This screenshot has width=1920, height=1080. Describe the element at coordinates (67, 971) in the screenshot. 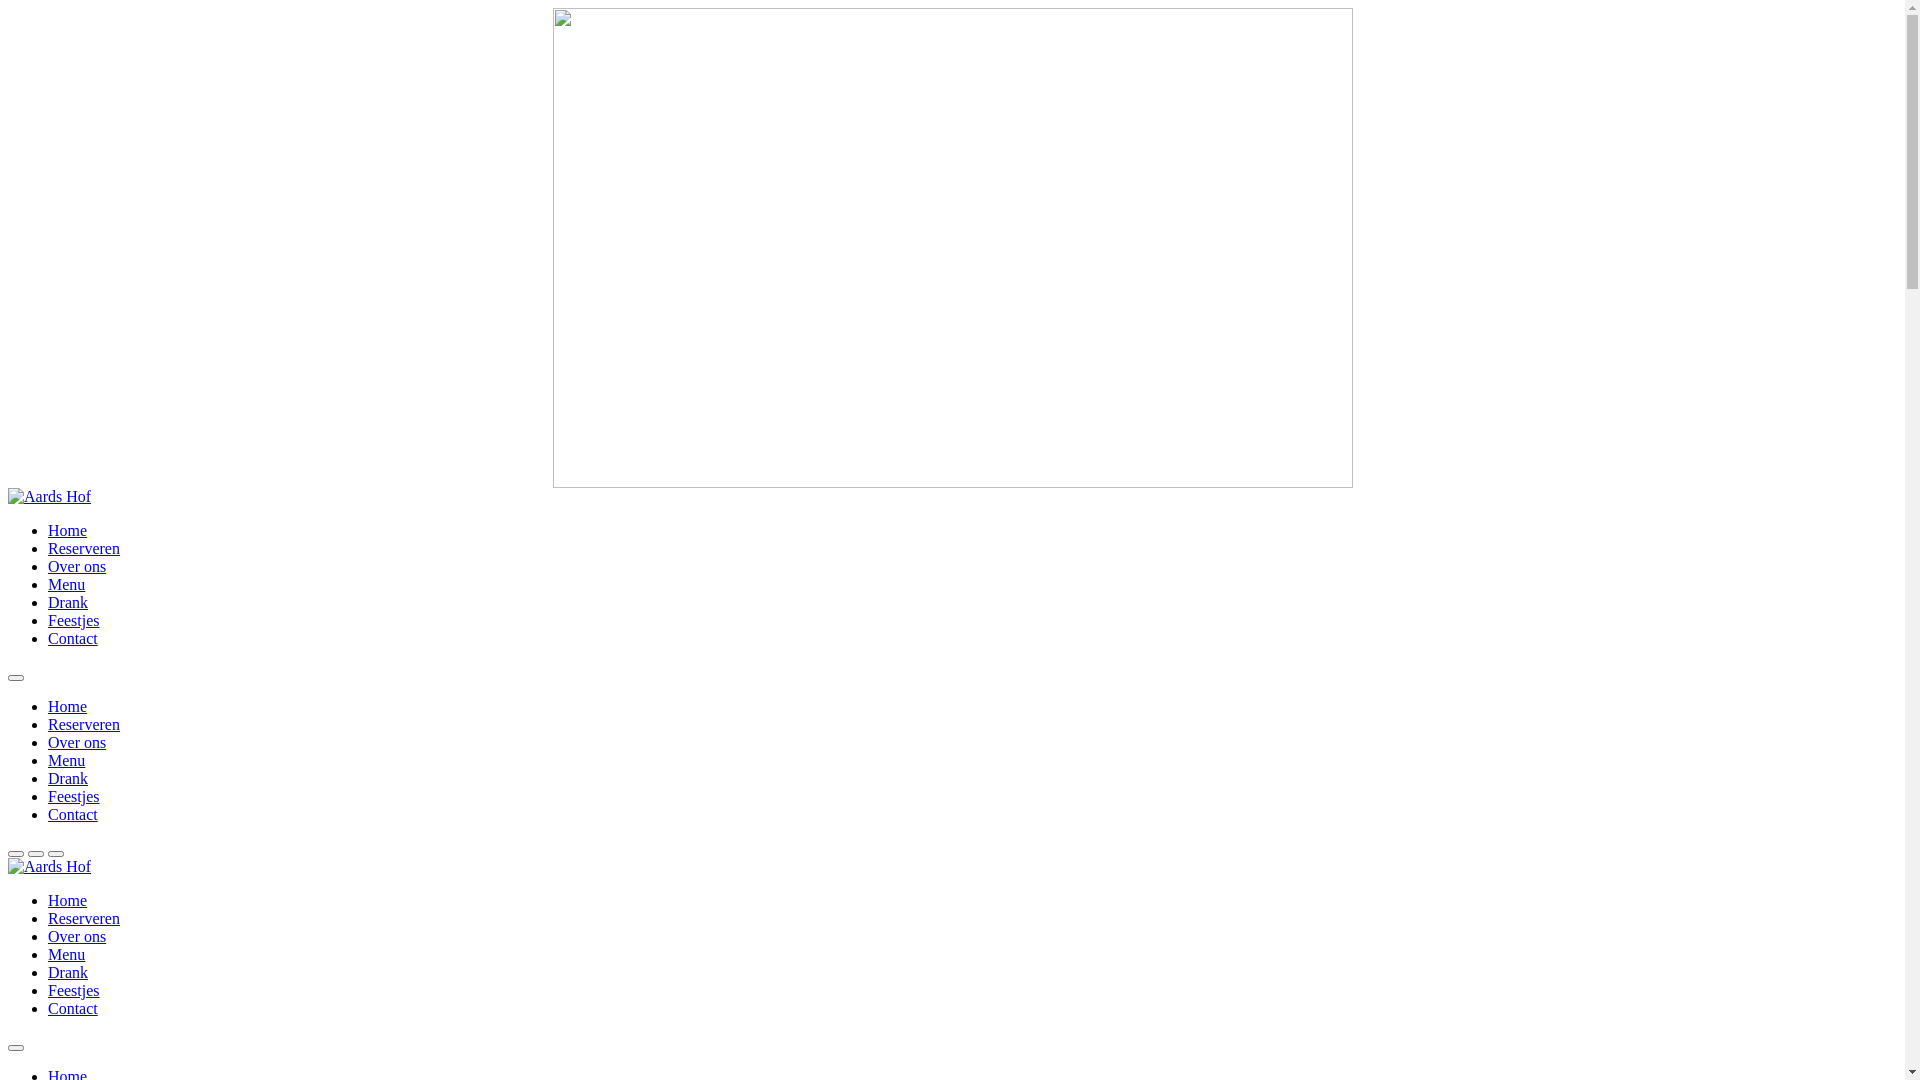

I see `'Drank'` at that location.